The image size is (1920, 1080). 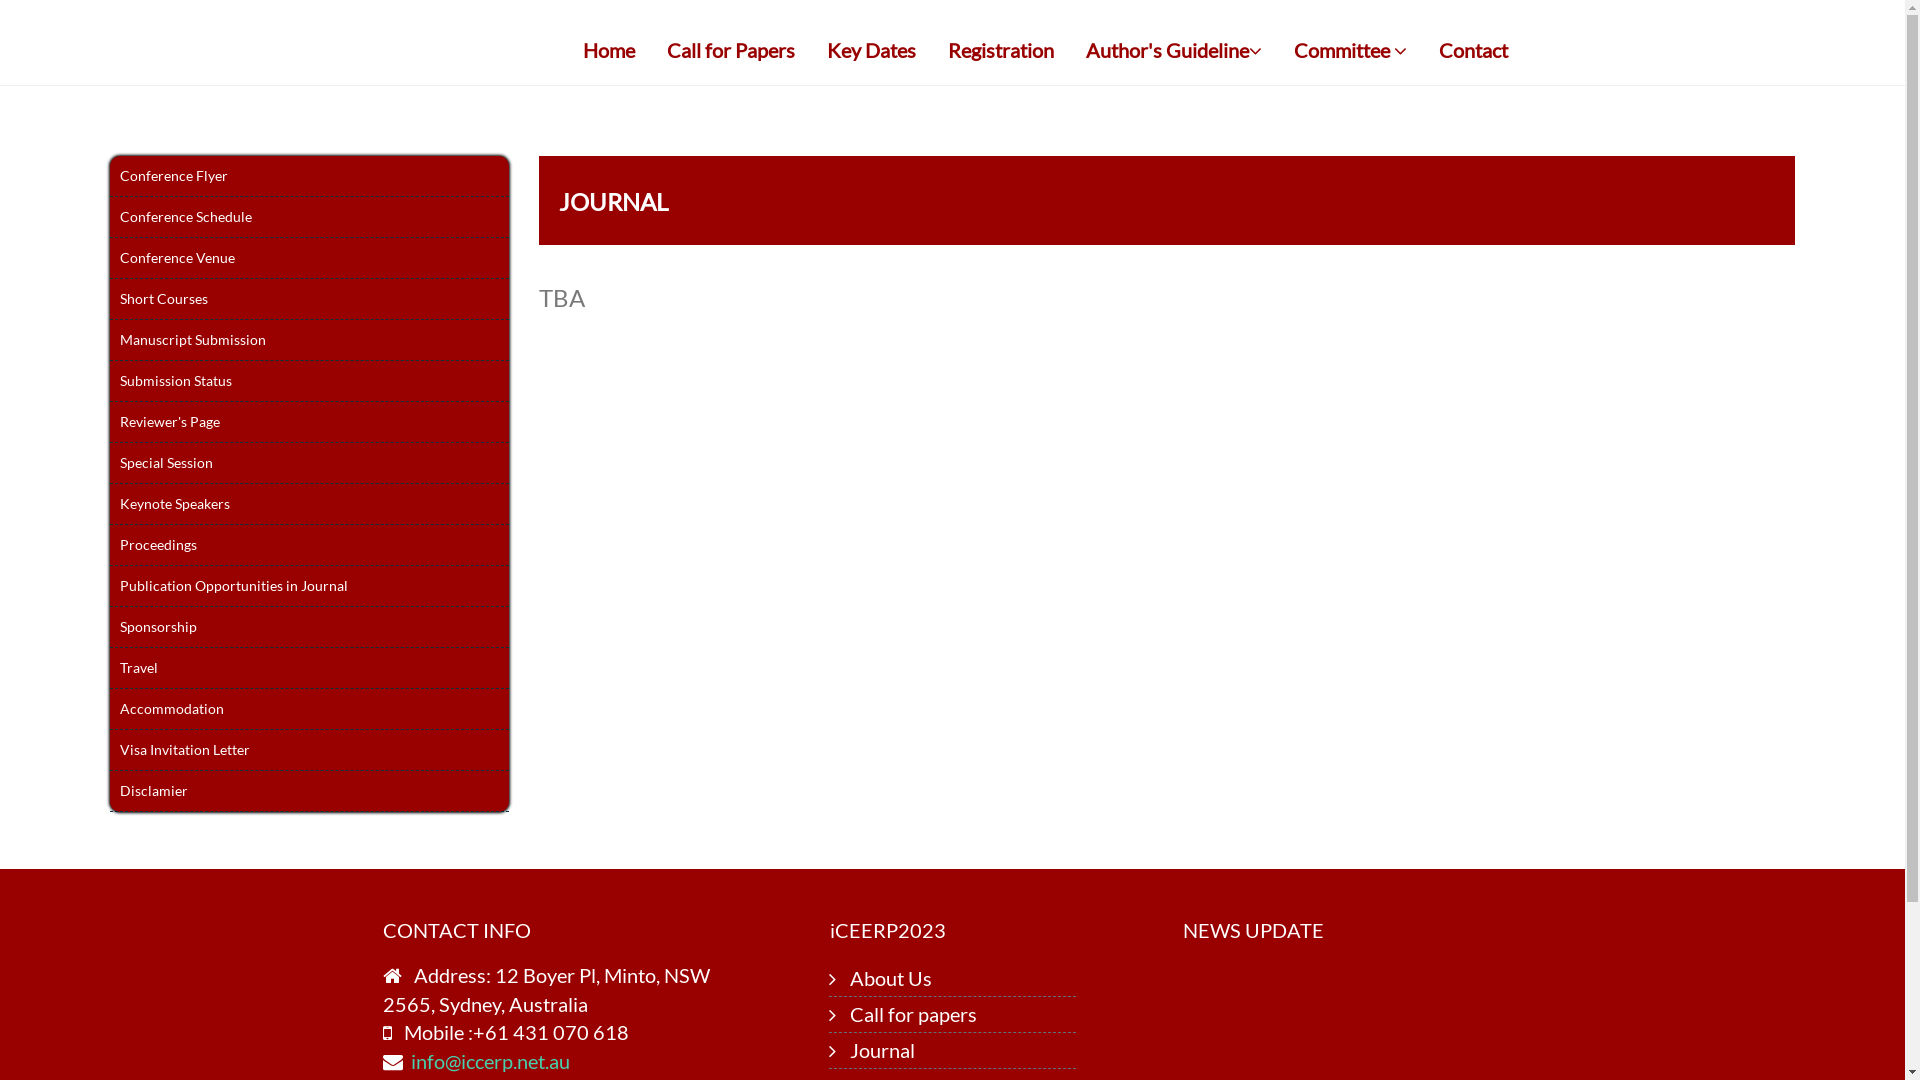 What do you see at coordinates (871, 49) in the screenshot?
I see `'Key Dates'` at bounding box center [871, 49].